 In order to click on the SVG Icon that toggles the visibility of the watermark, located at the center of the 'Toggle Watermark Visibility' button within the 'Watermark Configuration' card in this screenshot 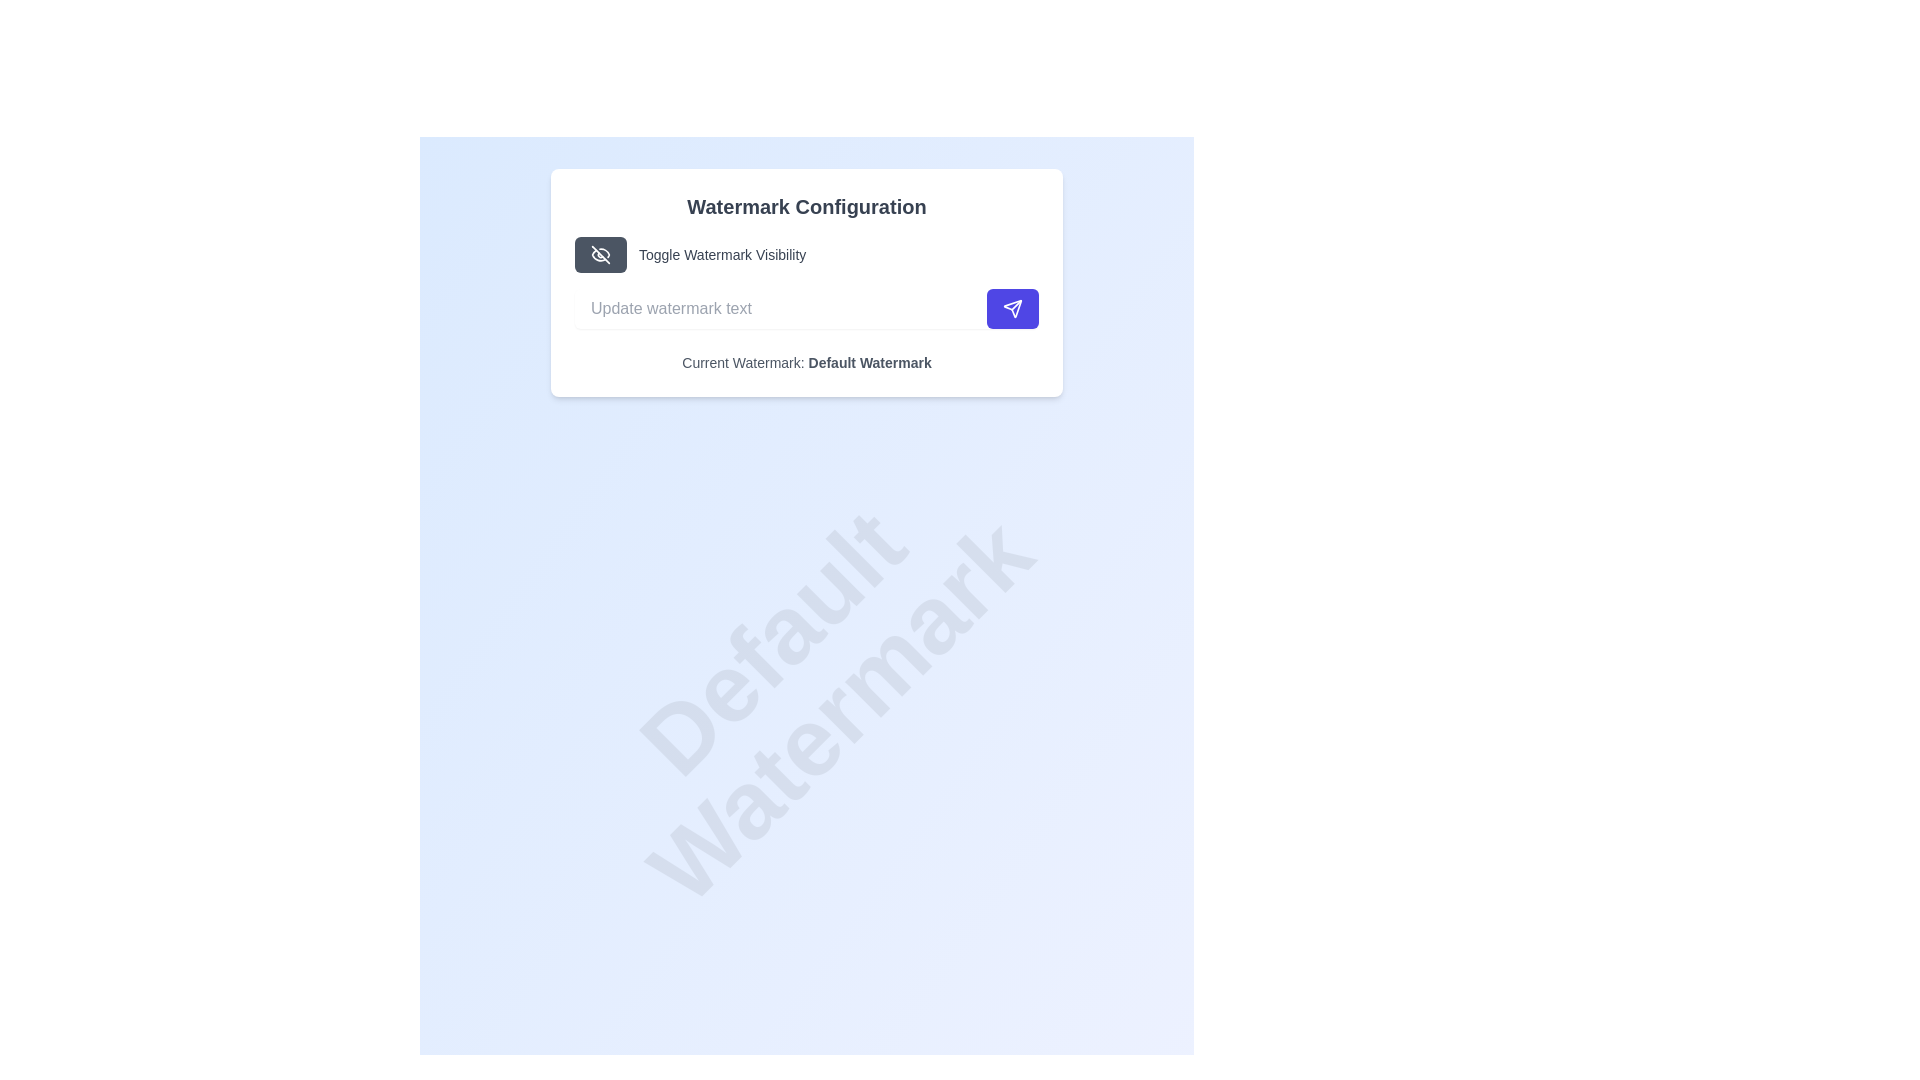, I will do `click(599, 253)`.